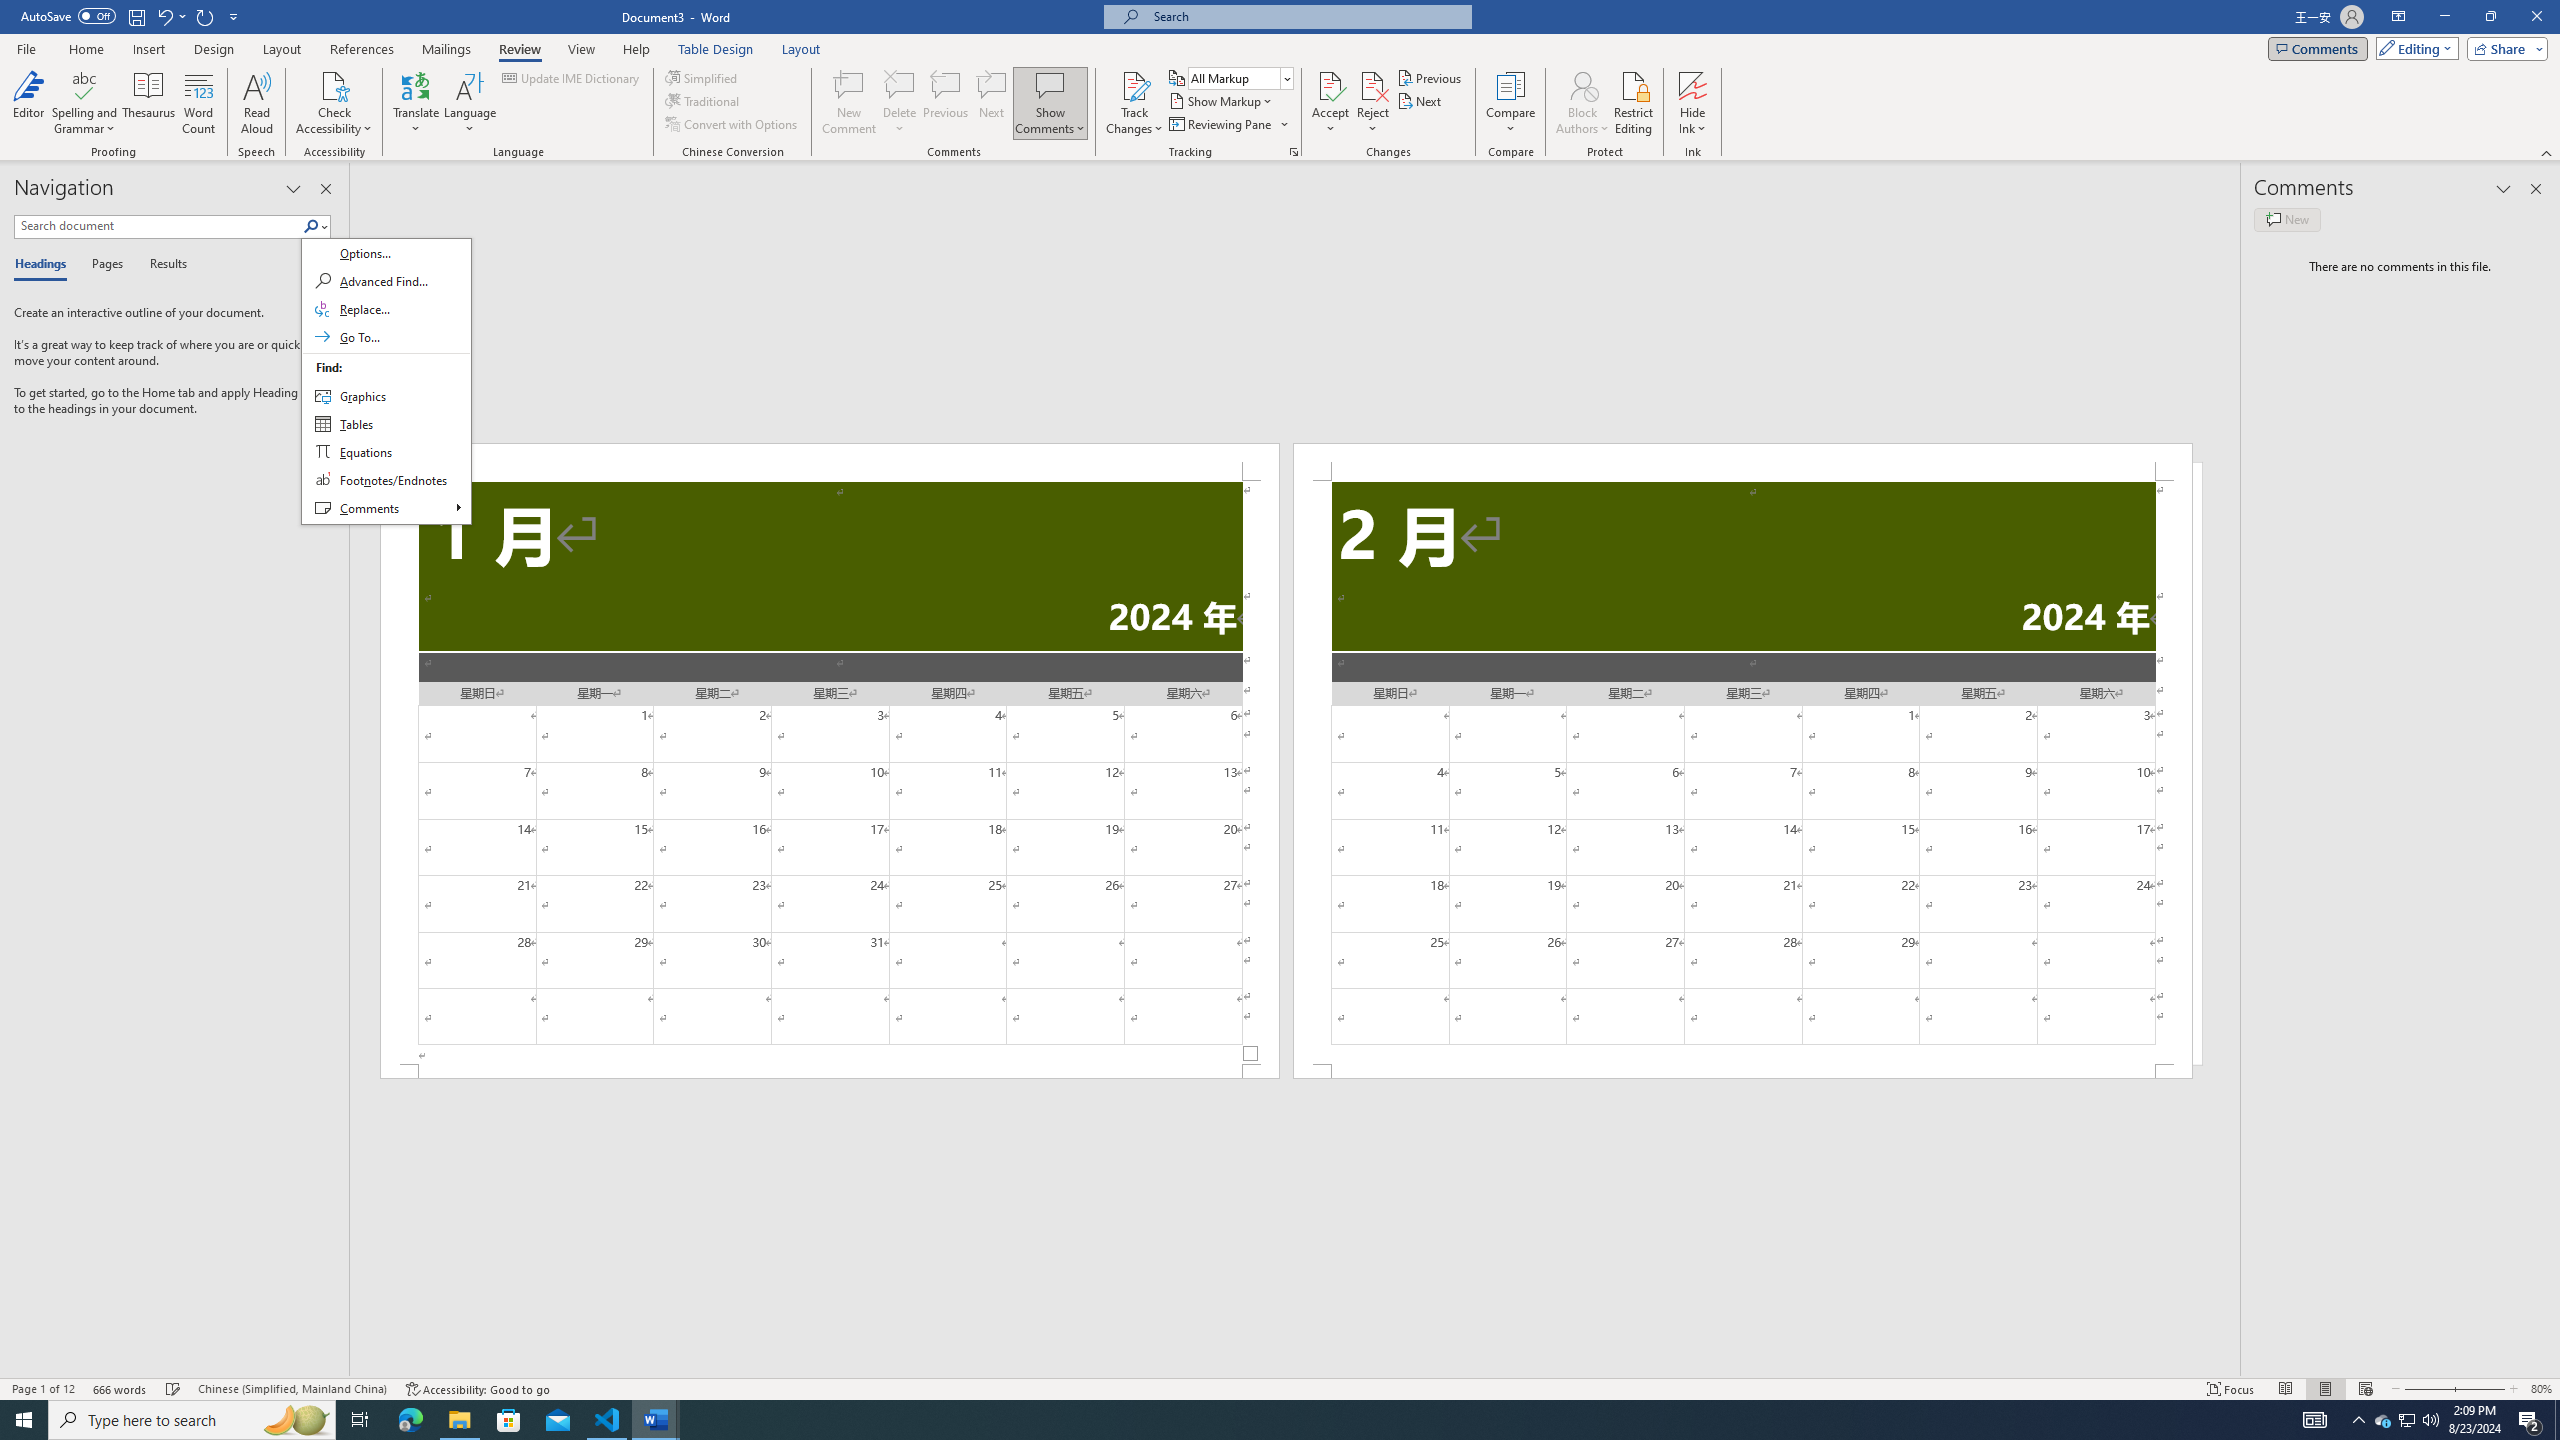 Image resolution: width=2560 pixels, height=1440 pixels. I want to click on 'Read Aloud', so click(256, 103).